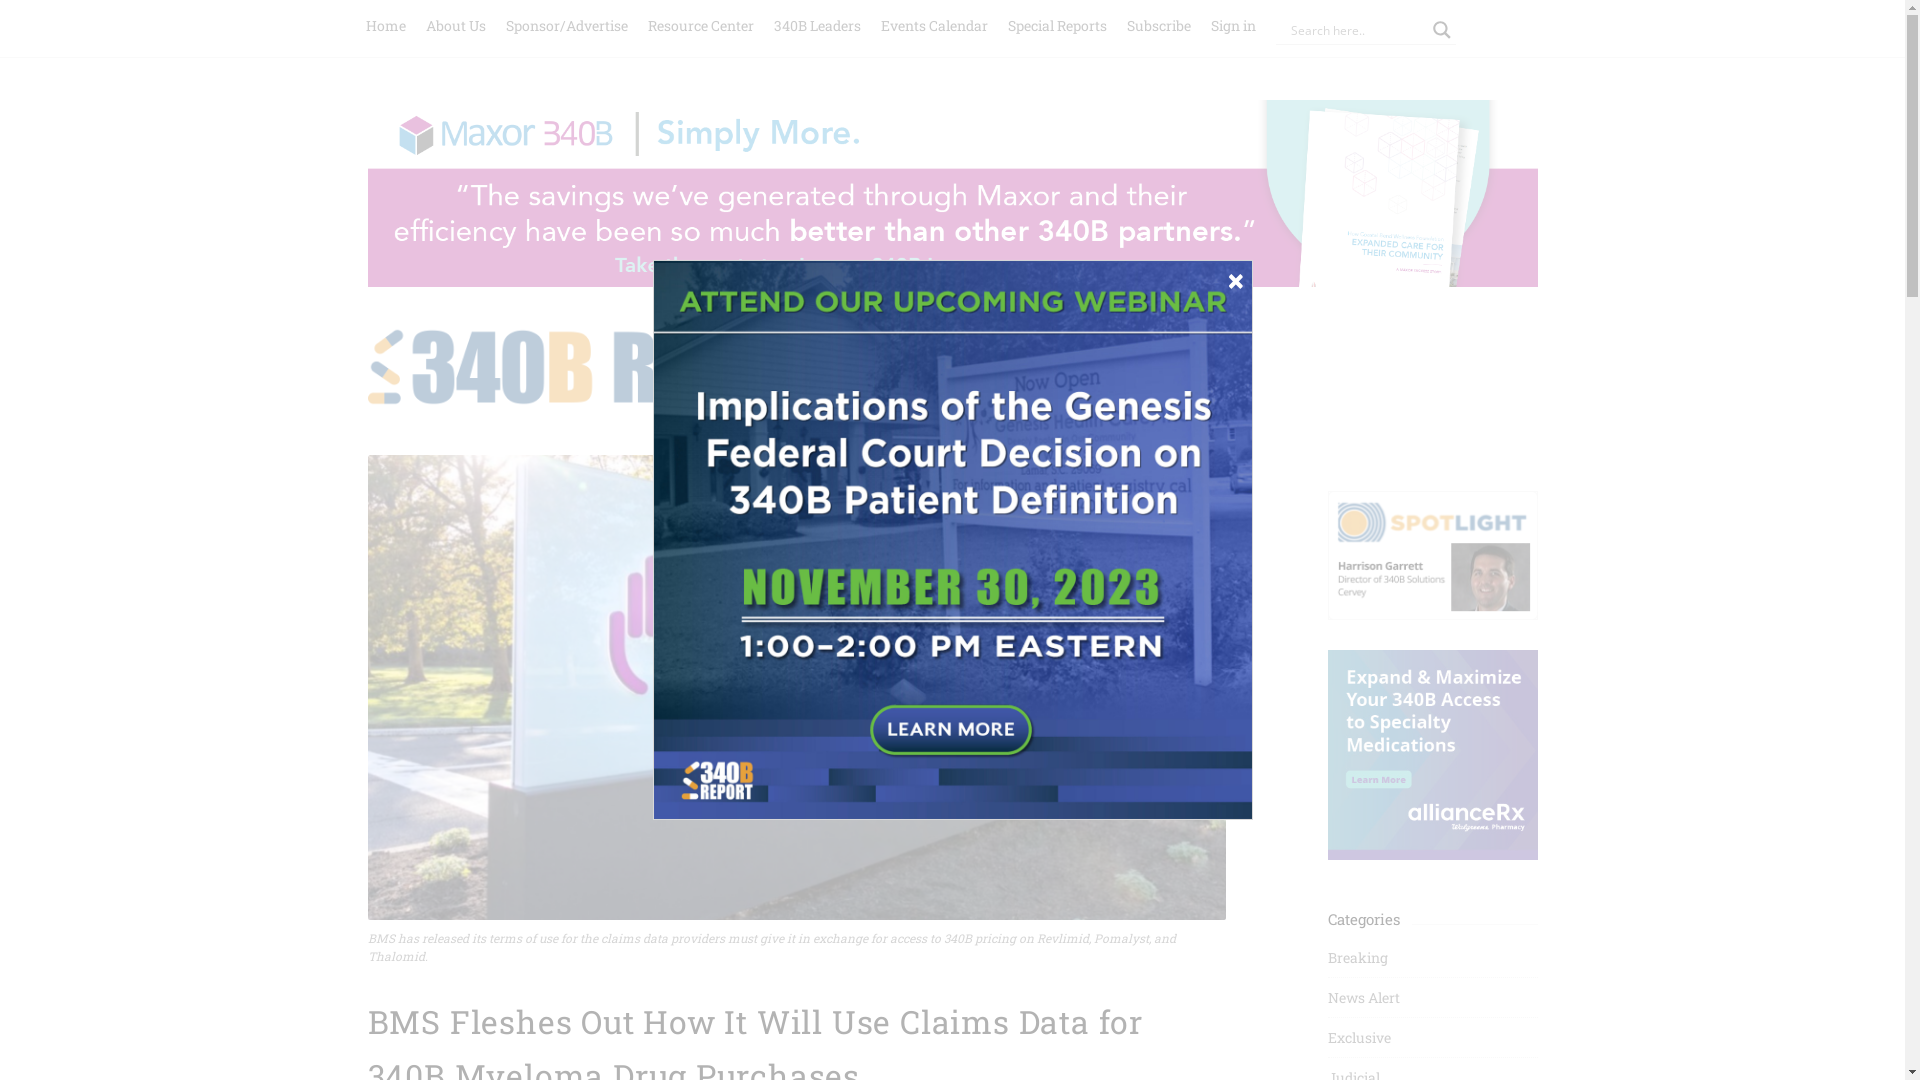  I want to click on 'News Alert', so click(1362, 997).